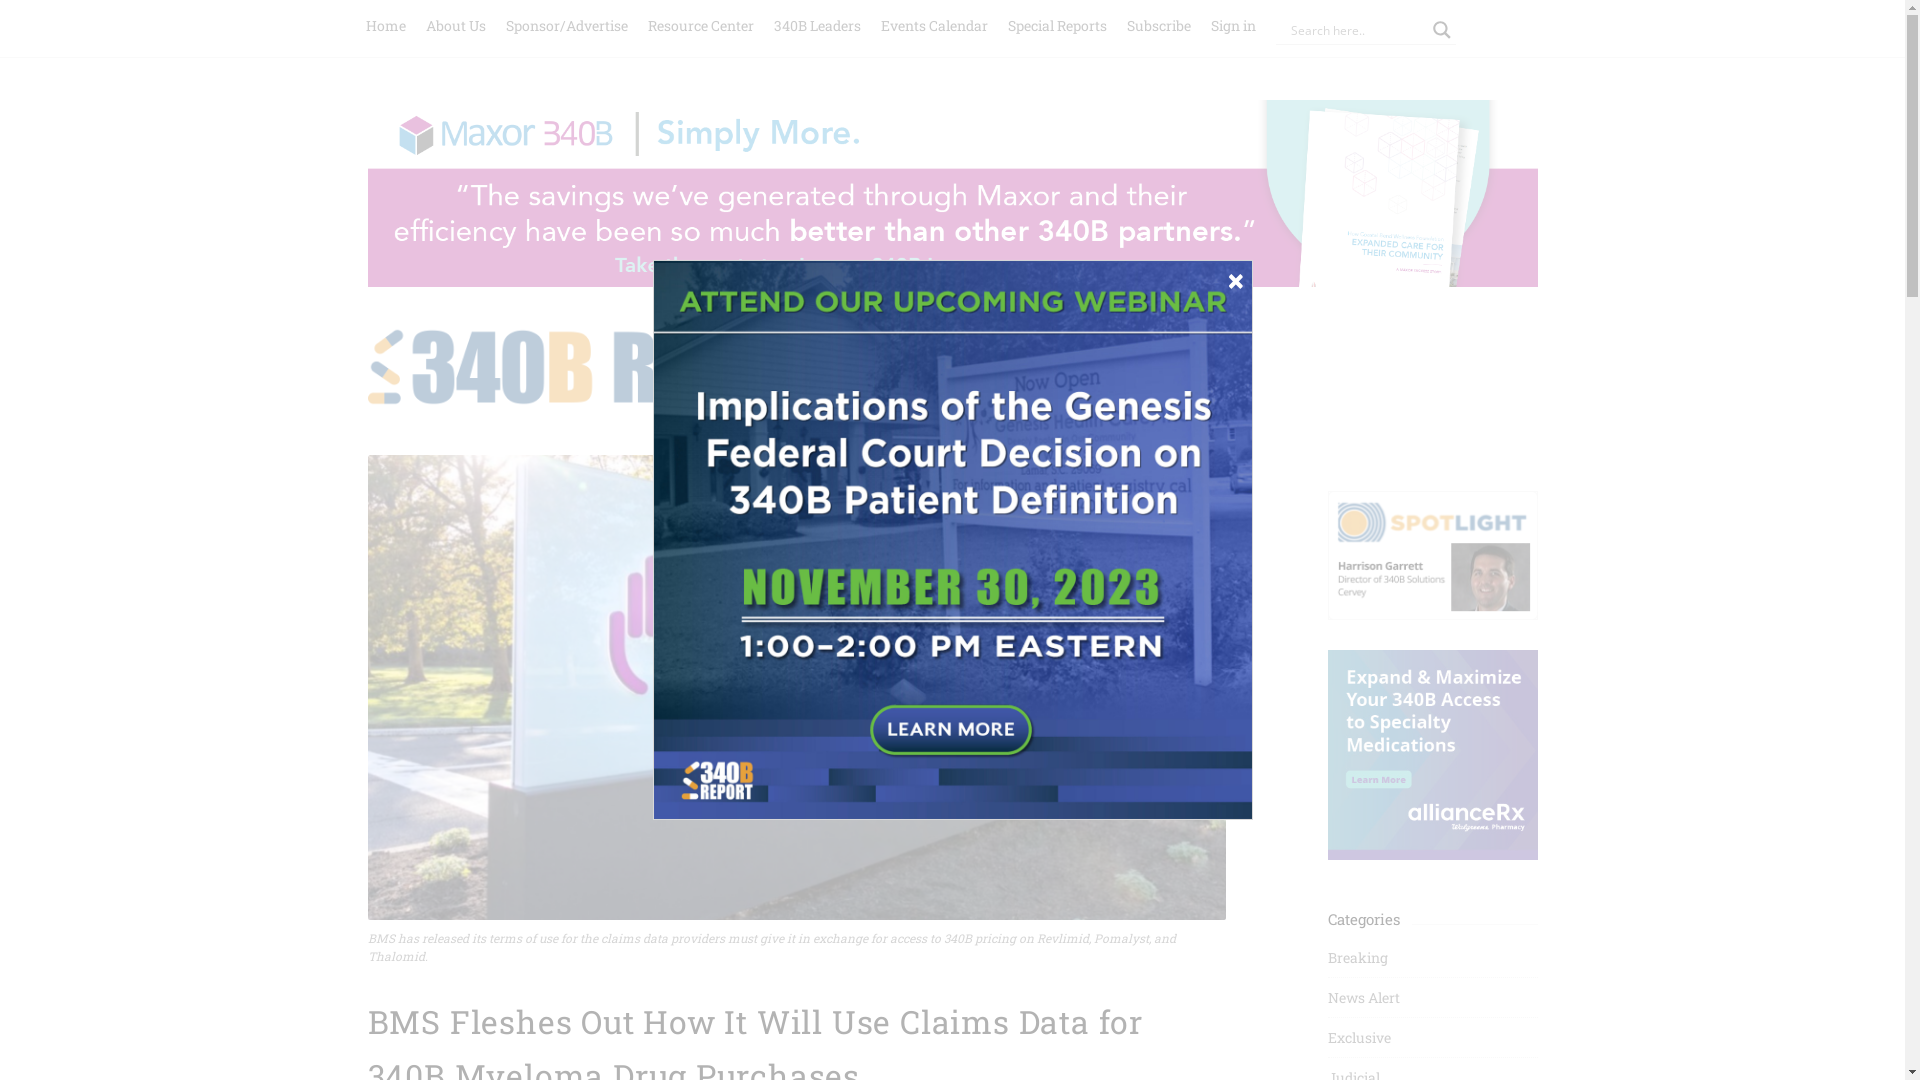  I want to click on 'News Alert', so click(1362, 997).